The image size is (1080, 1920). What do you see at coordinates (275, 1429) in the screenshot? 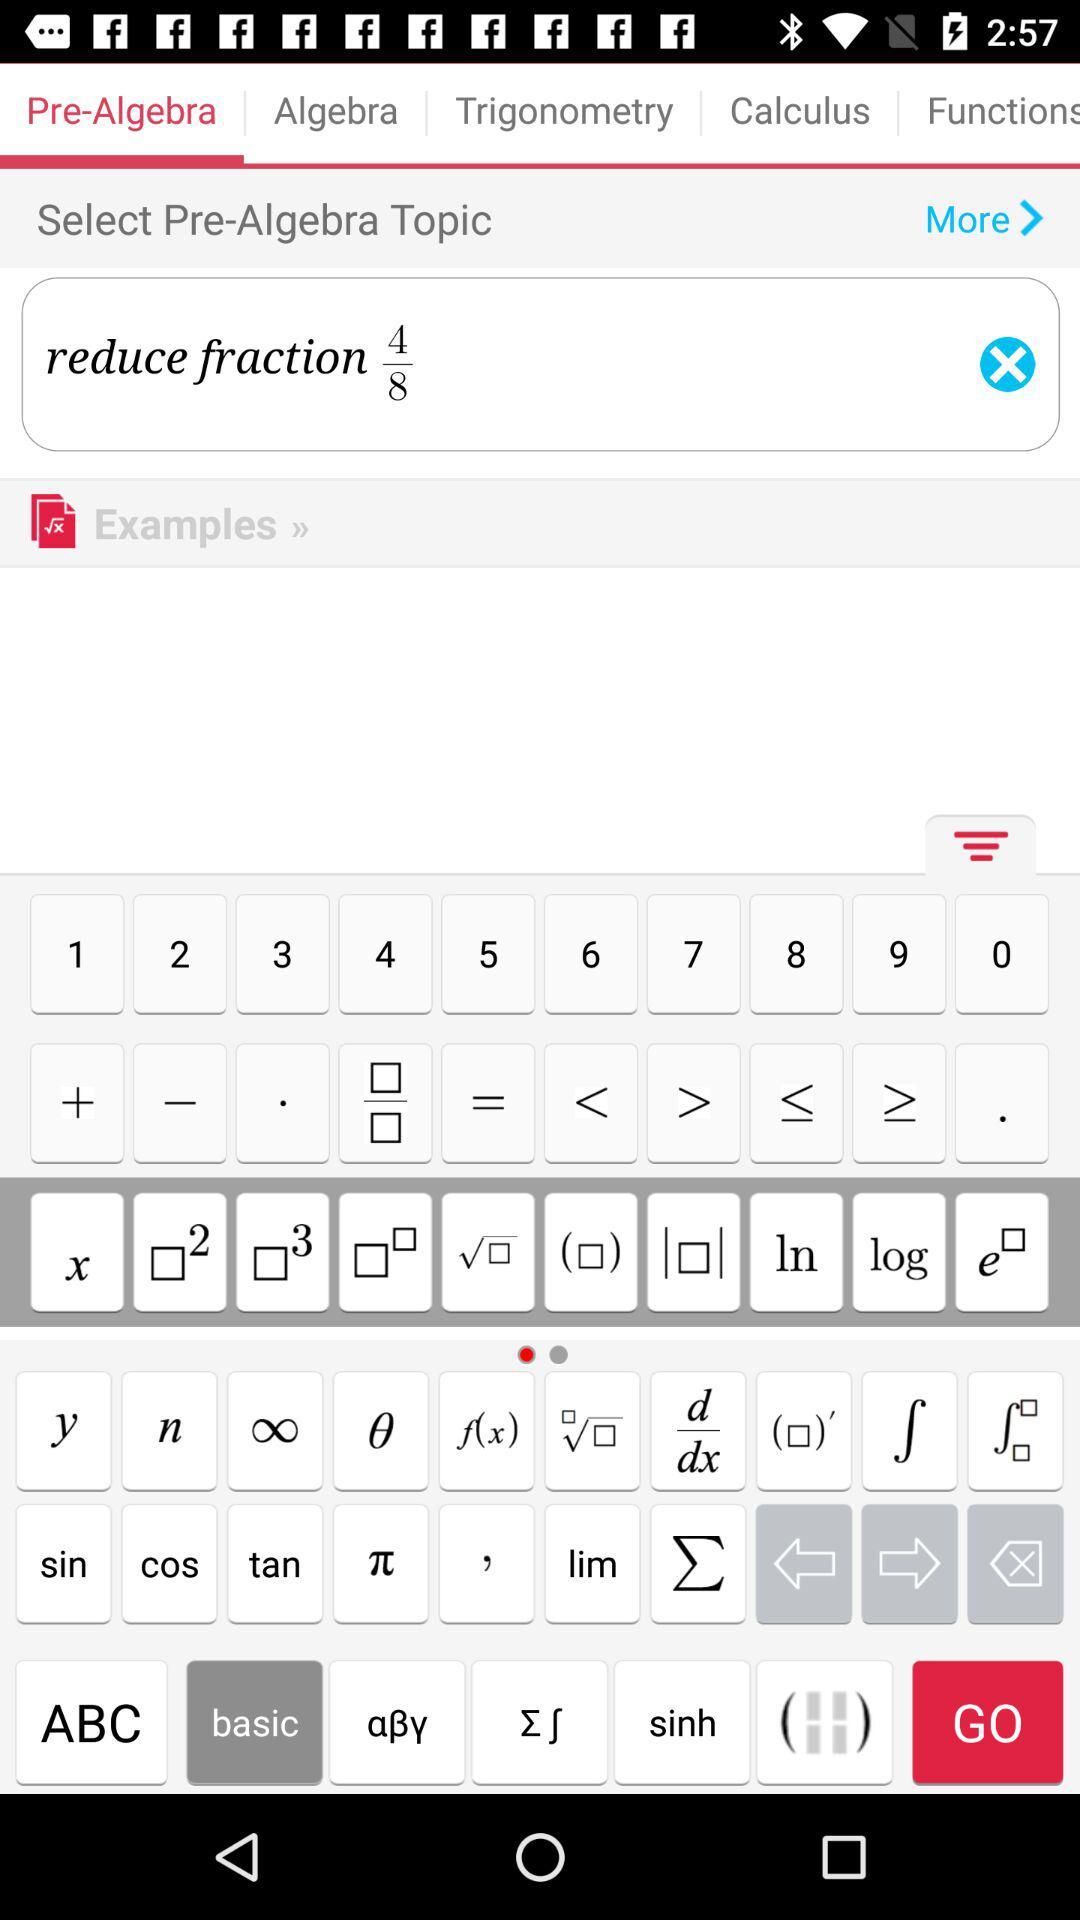
I see `use infinity symbol` at bounding box center [275, 1429].